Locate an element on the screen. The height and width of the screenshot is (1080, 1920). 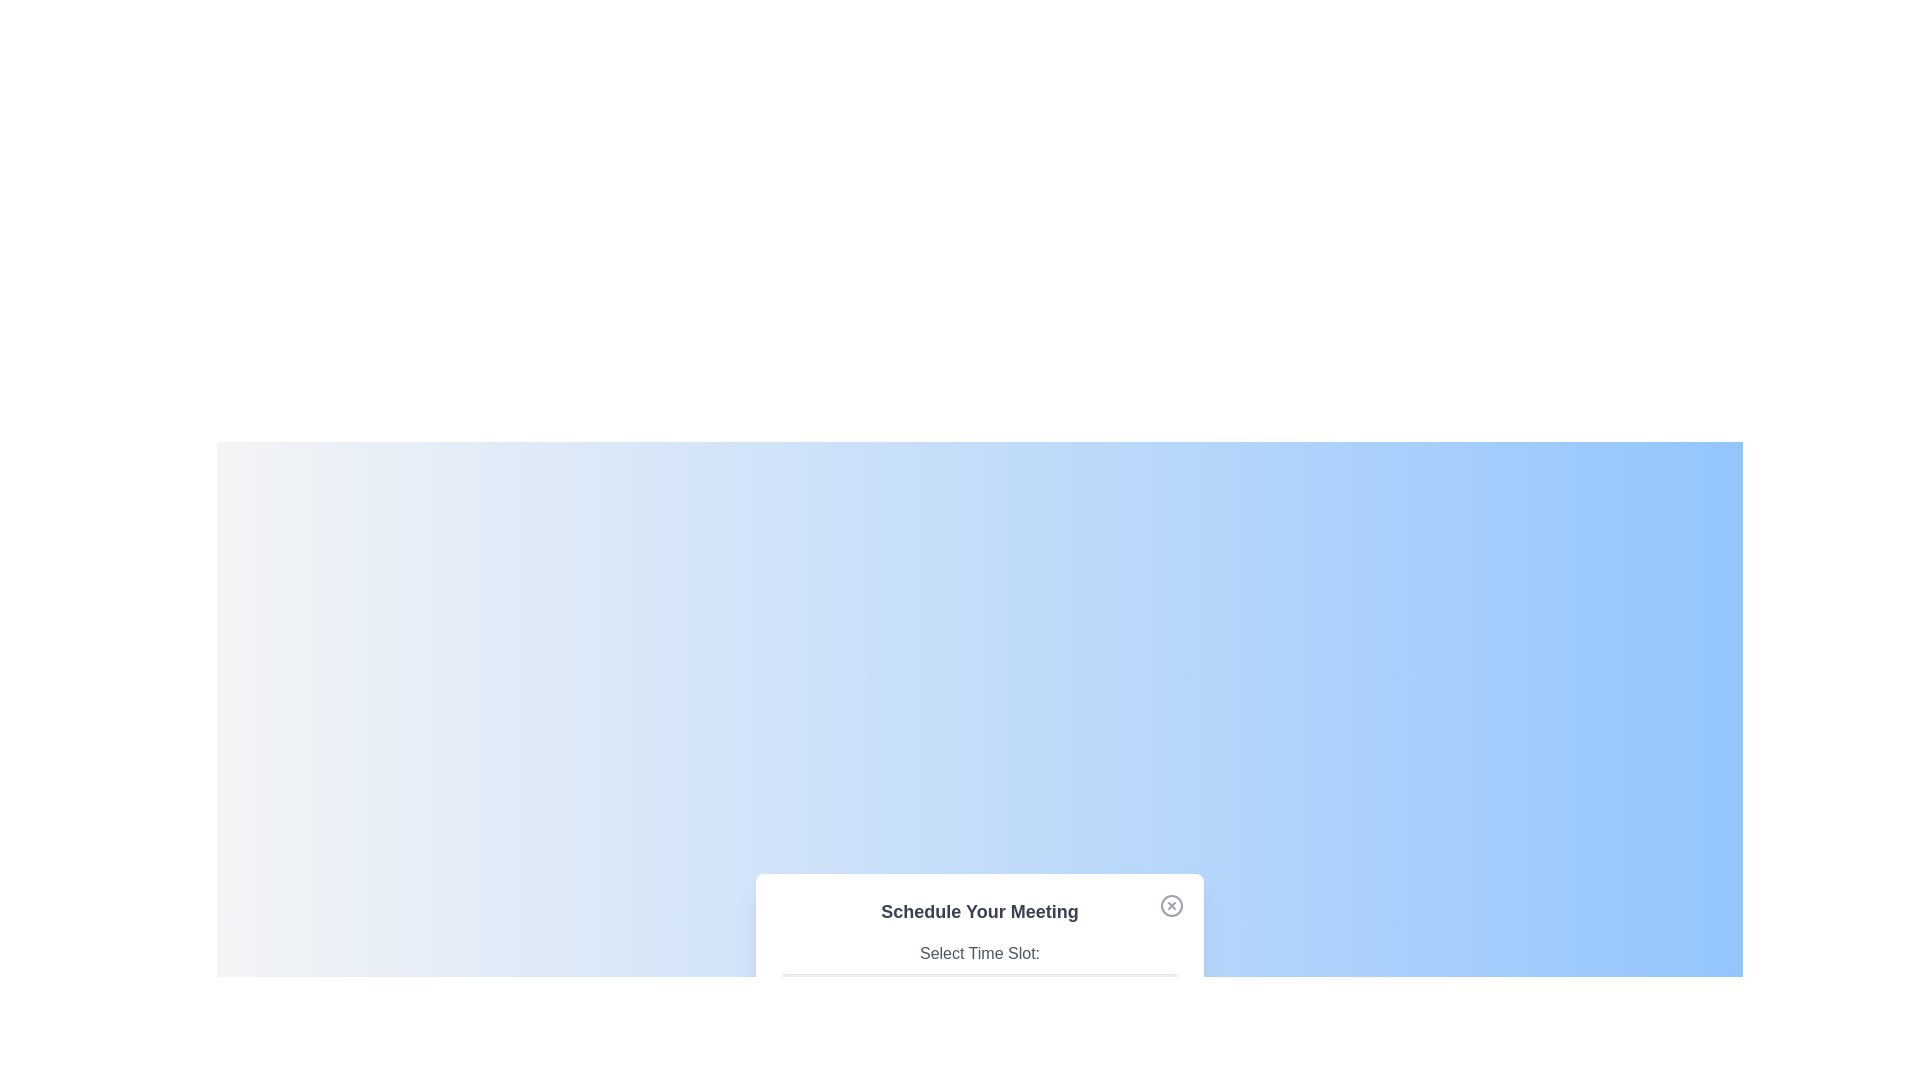
the time slot 10:00 AM from the dropdown menu is located at coordinates (979, 991).